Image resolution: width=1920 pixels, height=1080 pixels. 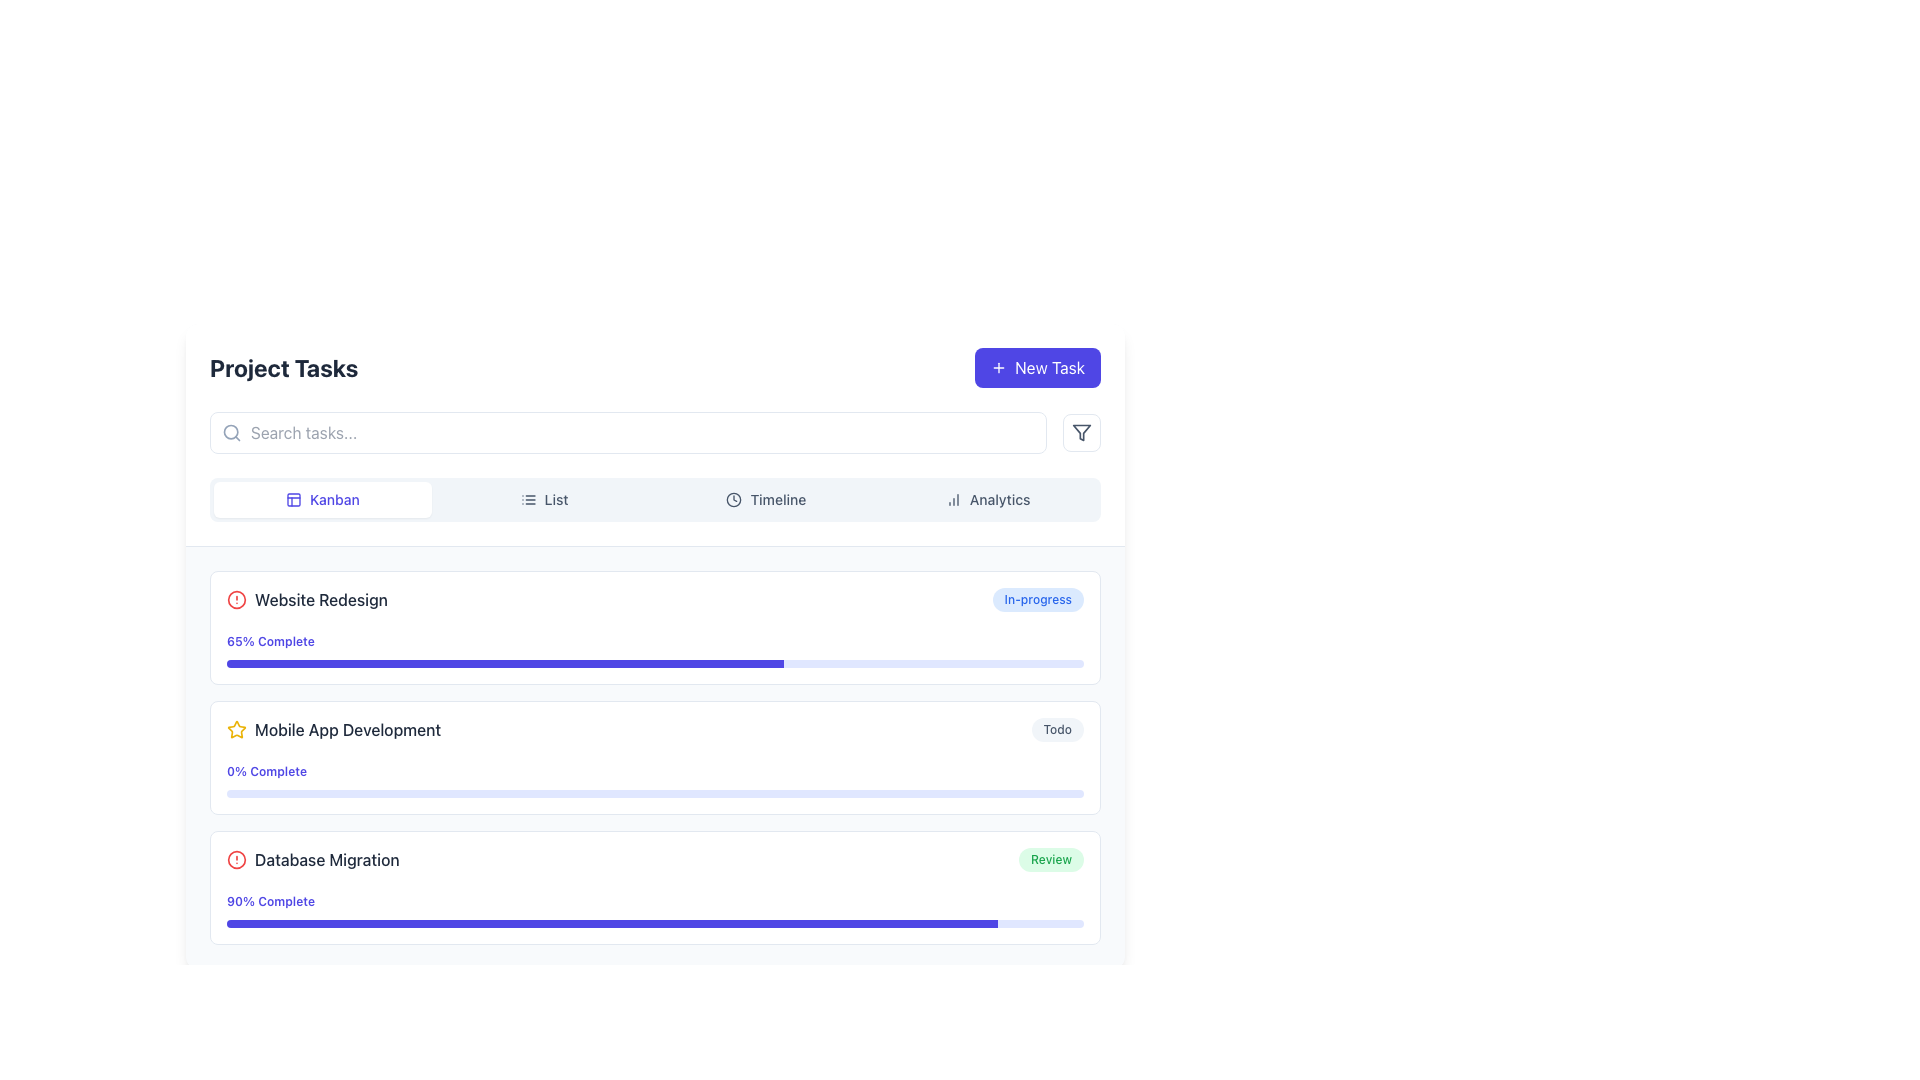 I want to click on 'Database Migration' text label which is styled in slate gray and positioned in the bottom box of three task entries, specifically to the right of a red circular alert icon in the row labeled '90% Complete.', so click(x=327, y=859).